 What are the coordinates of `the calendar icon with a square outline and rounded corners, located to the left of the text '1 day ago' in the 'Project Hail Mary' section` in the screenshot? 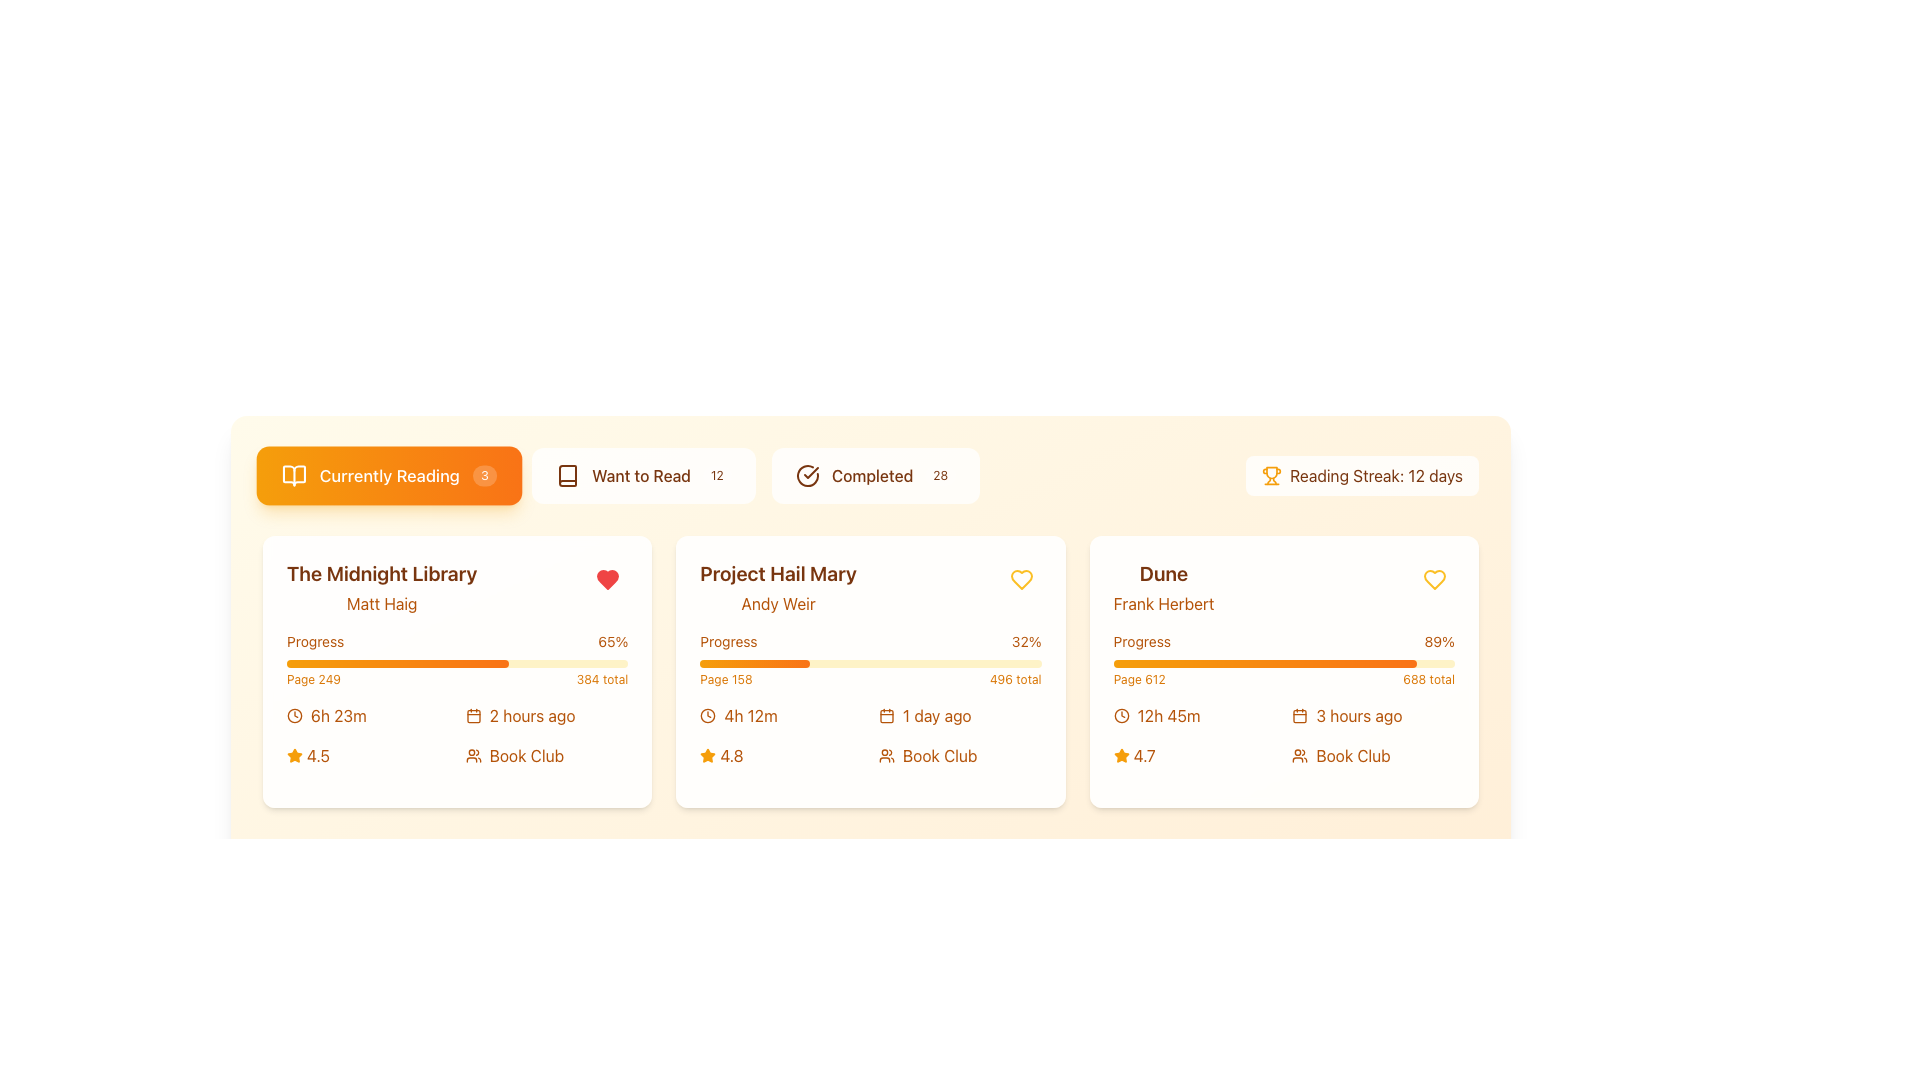 It's located at (886, 715).